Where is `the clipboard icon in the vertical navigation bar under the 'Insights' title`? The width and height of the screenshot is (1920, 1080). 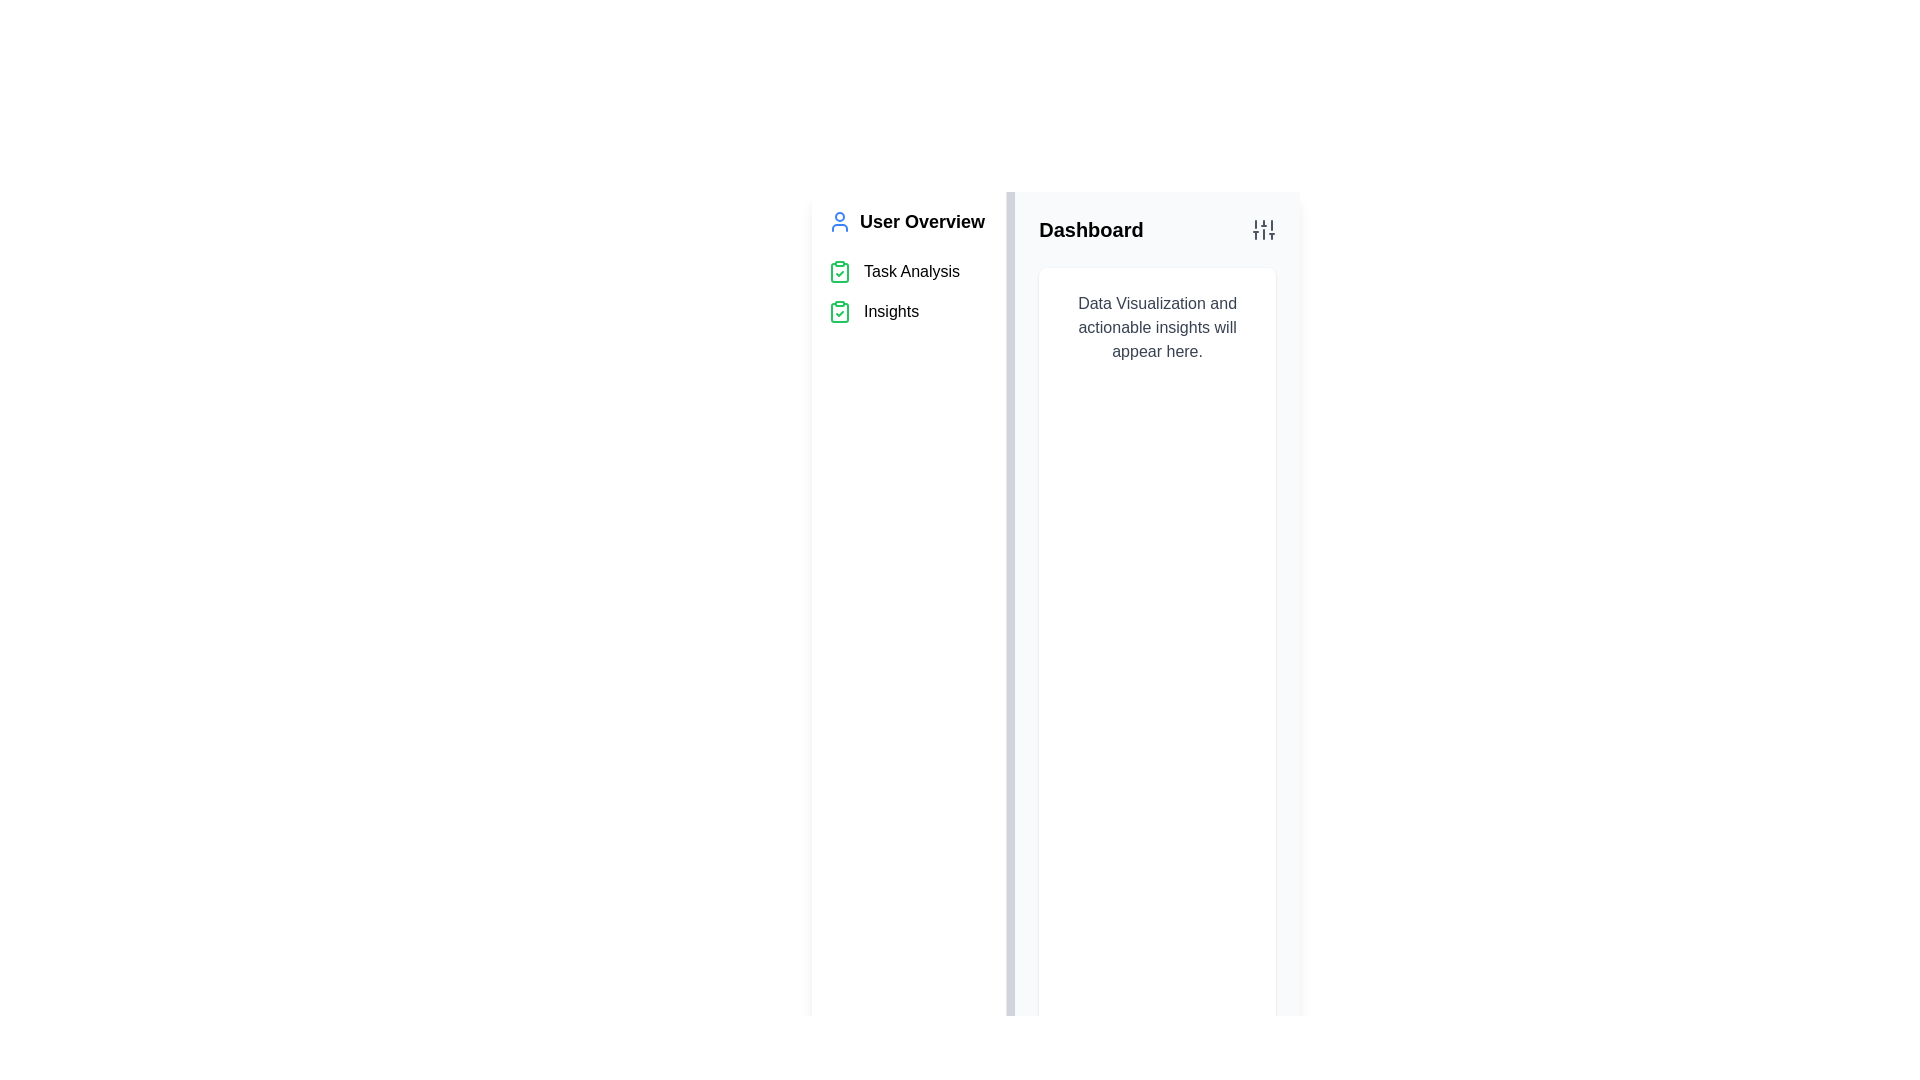
the clipboard icon in the vertical navigation bar under the 'Insights' title is located at coordinates (840, 312).